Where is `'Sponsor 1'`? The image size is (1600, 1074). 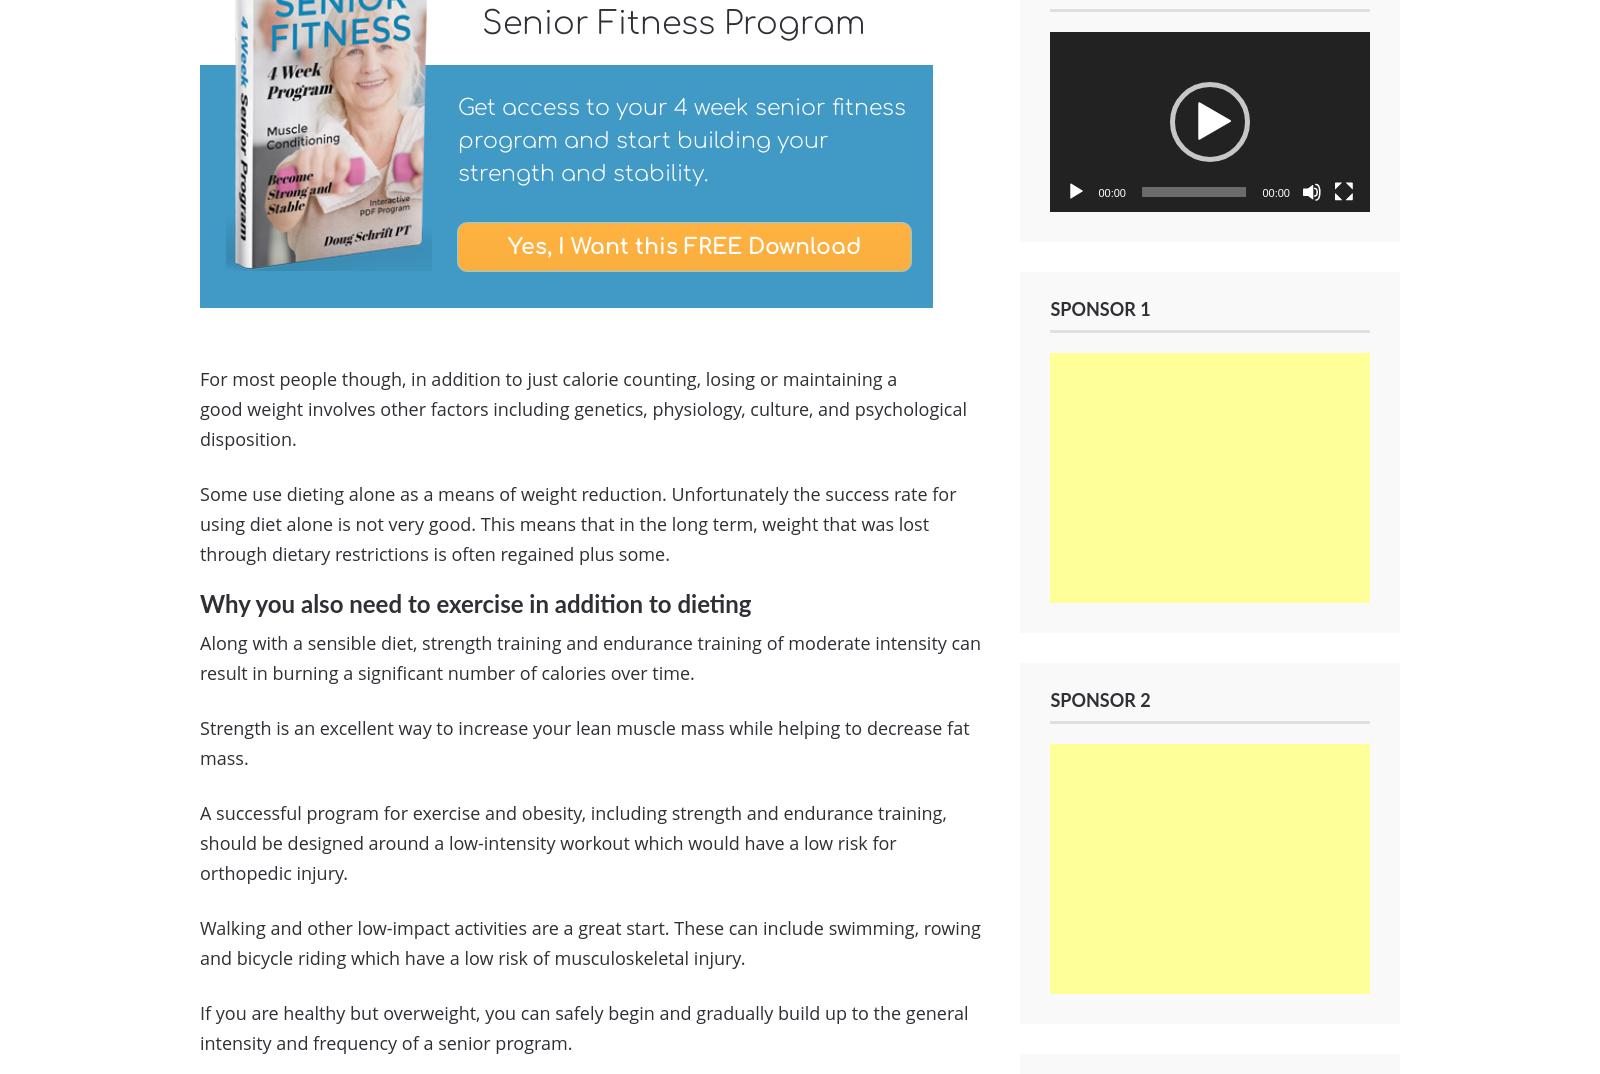
'Sponsor 1' is located at coordinates (1100, 311).